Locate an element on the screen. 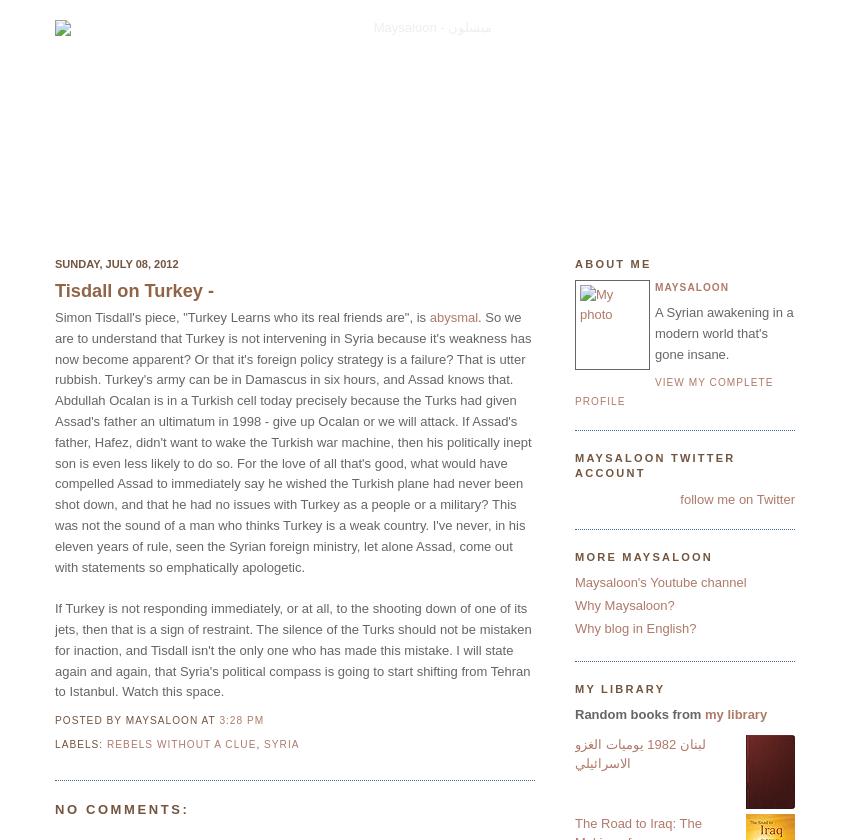 The image size is (850, 840). 'More Maysaloon' is located at coordinates (643, 555).